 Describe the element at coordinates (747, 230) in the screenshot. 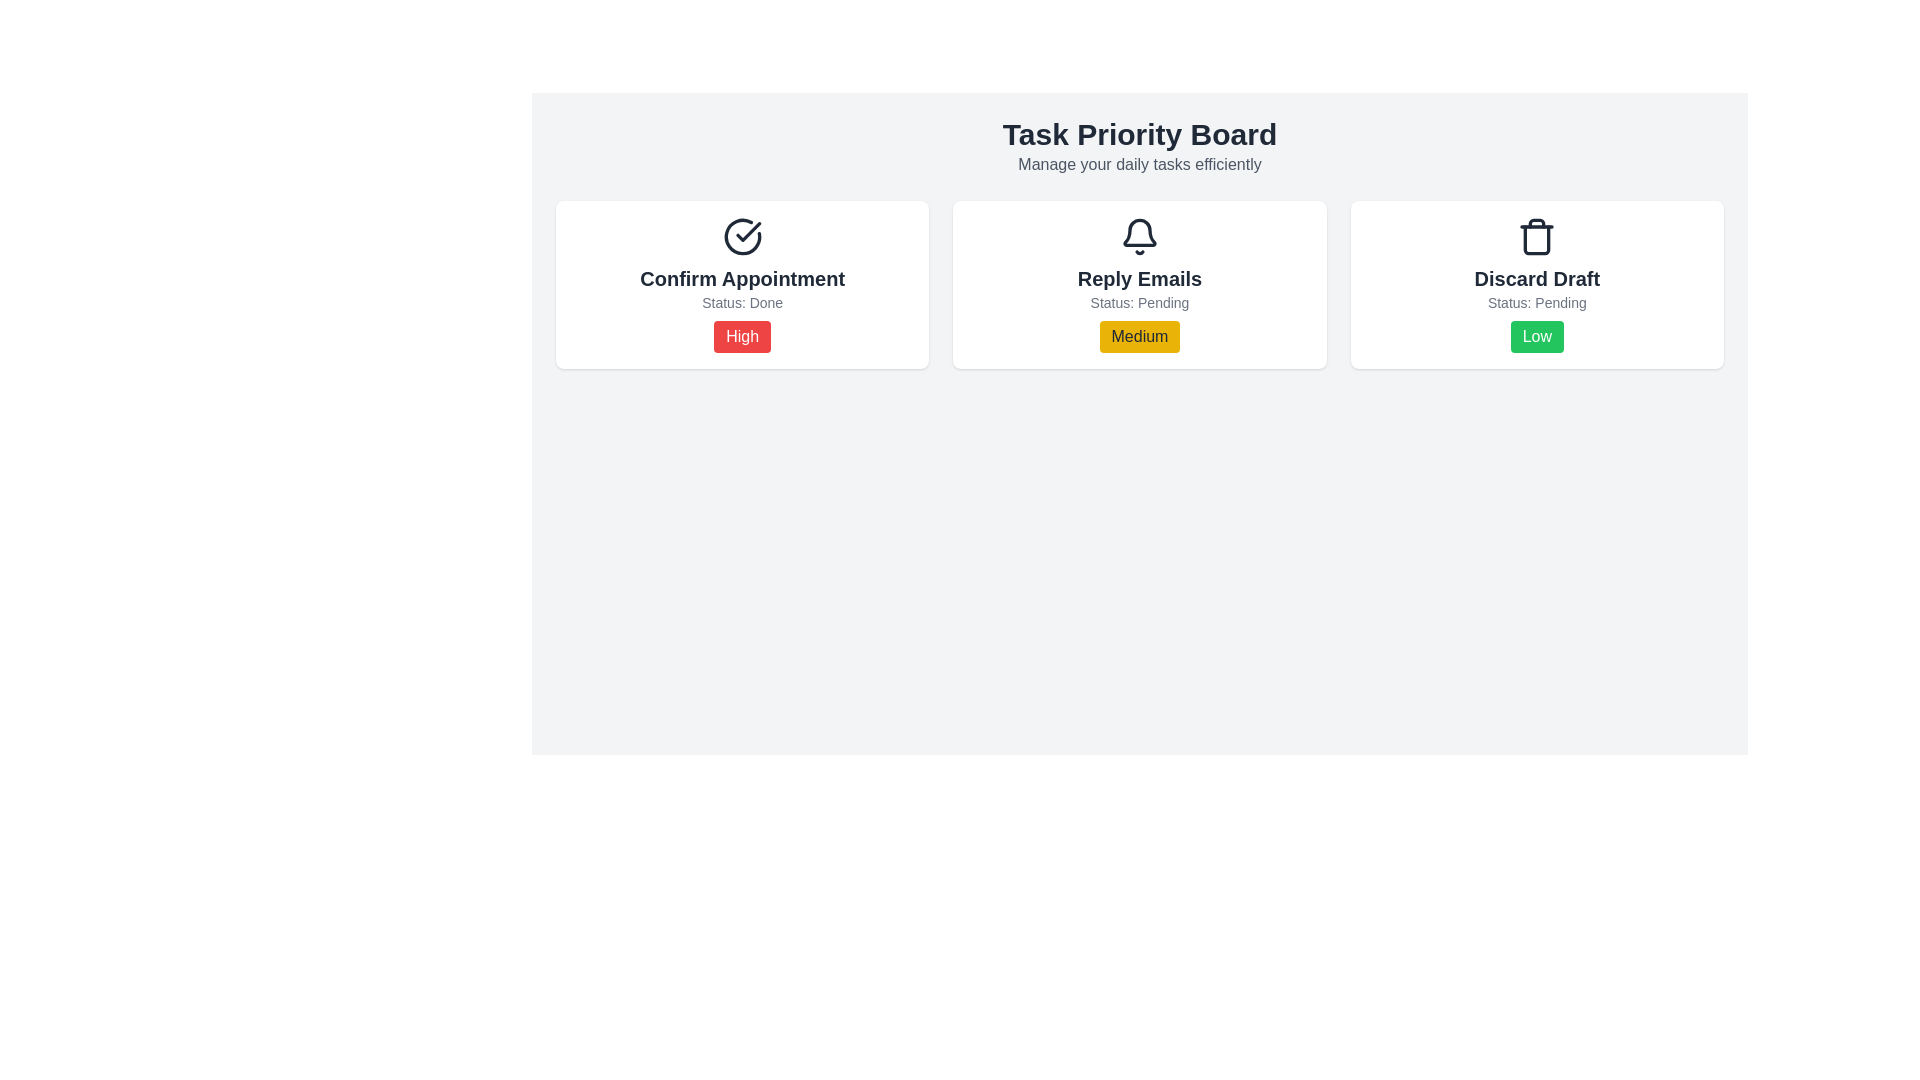

I see `the checkmark icon representing the completion status of the 'Confirm Appointment' task` at that location.